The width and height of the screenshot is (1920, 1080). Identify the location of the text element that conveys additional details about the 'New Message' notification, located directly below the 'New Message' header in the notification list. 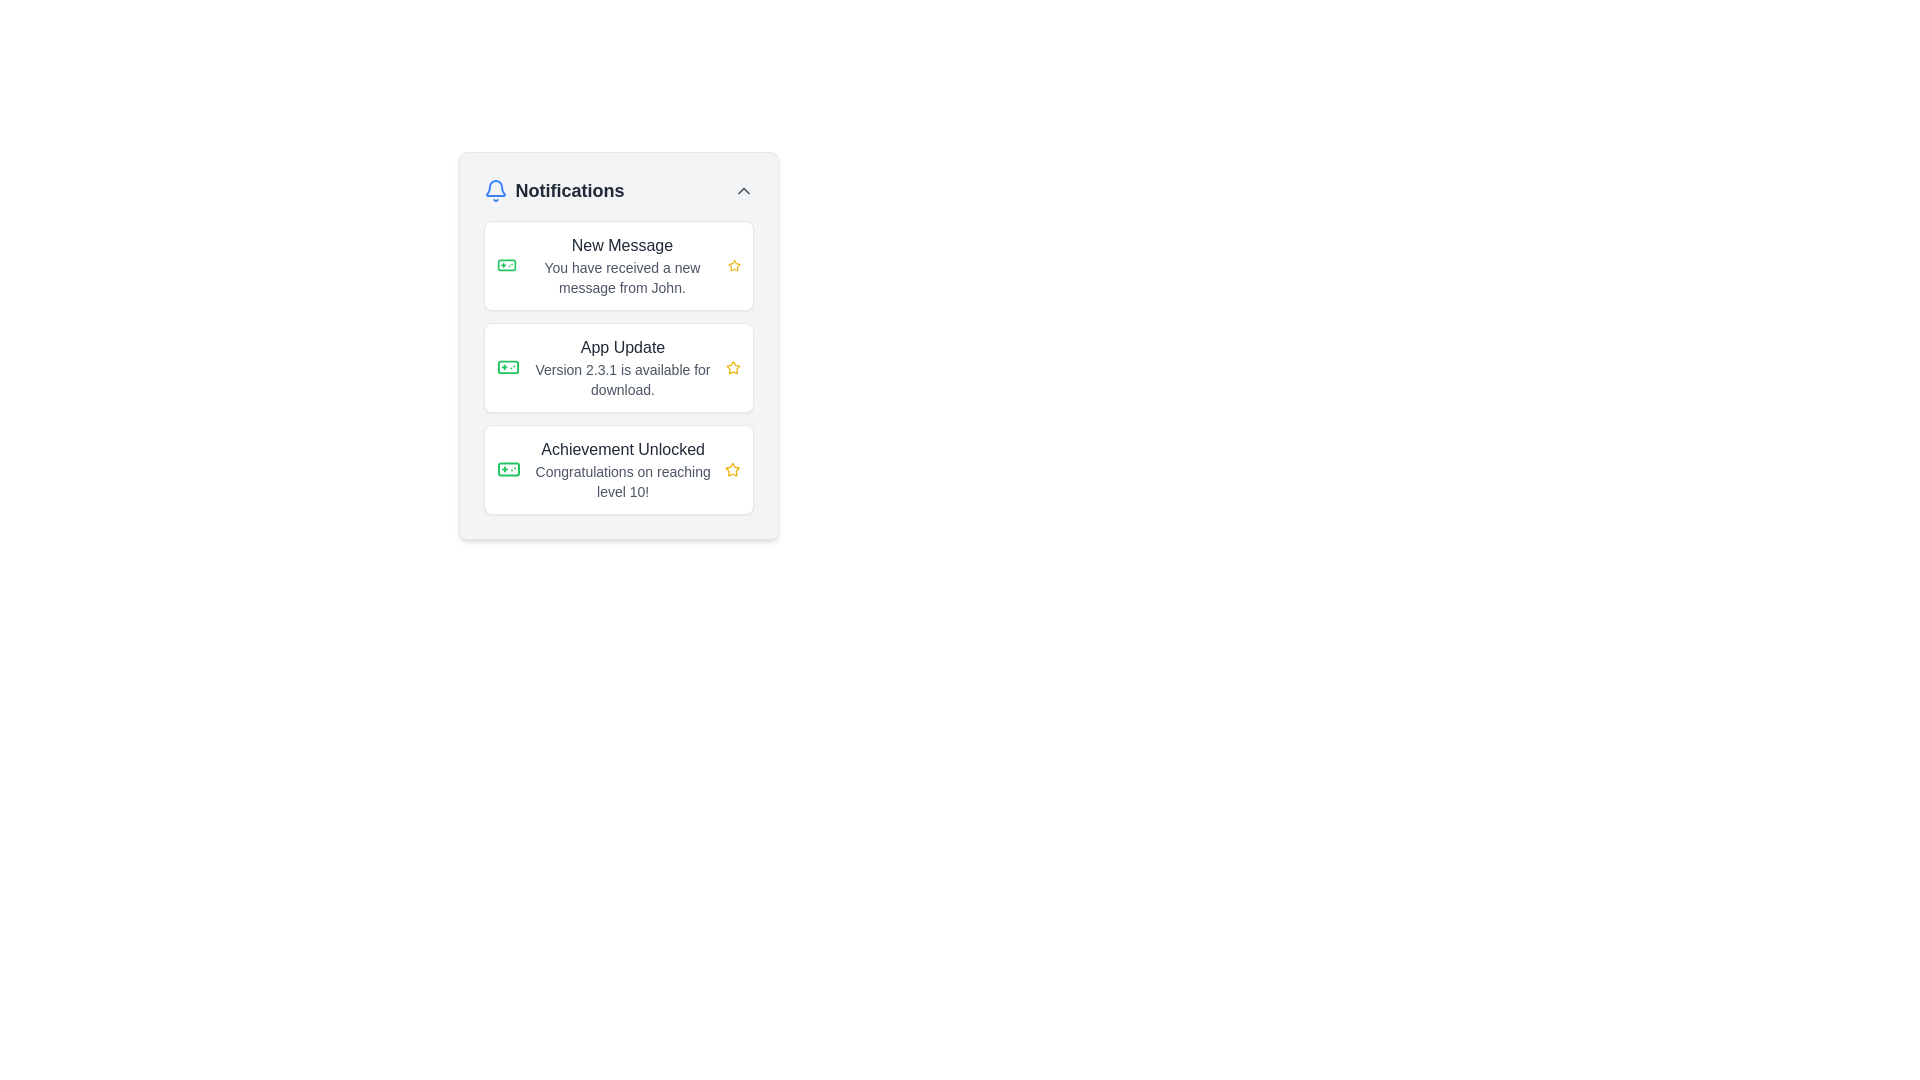
(621, 277).